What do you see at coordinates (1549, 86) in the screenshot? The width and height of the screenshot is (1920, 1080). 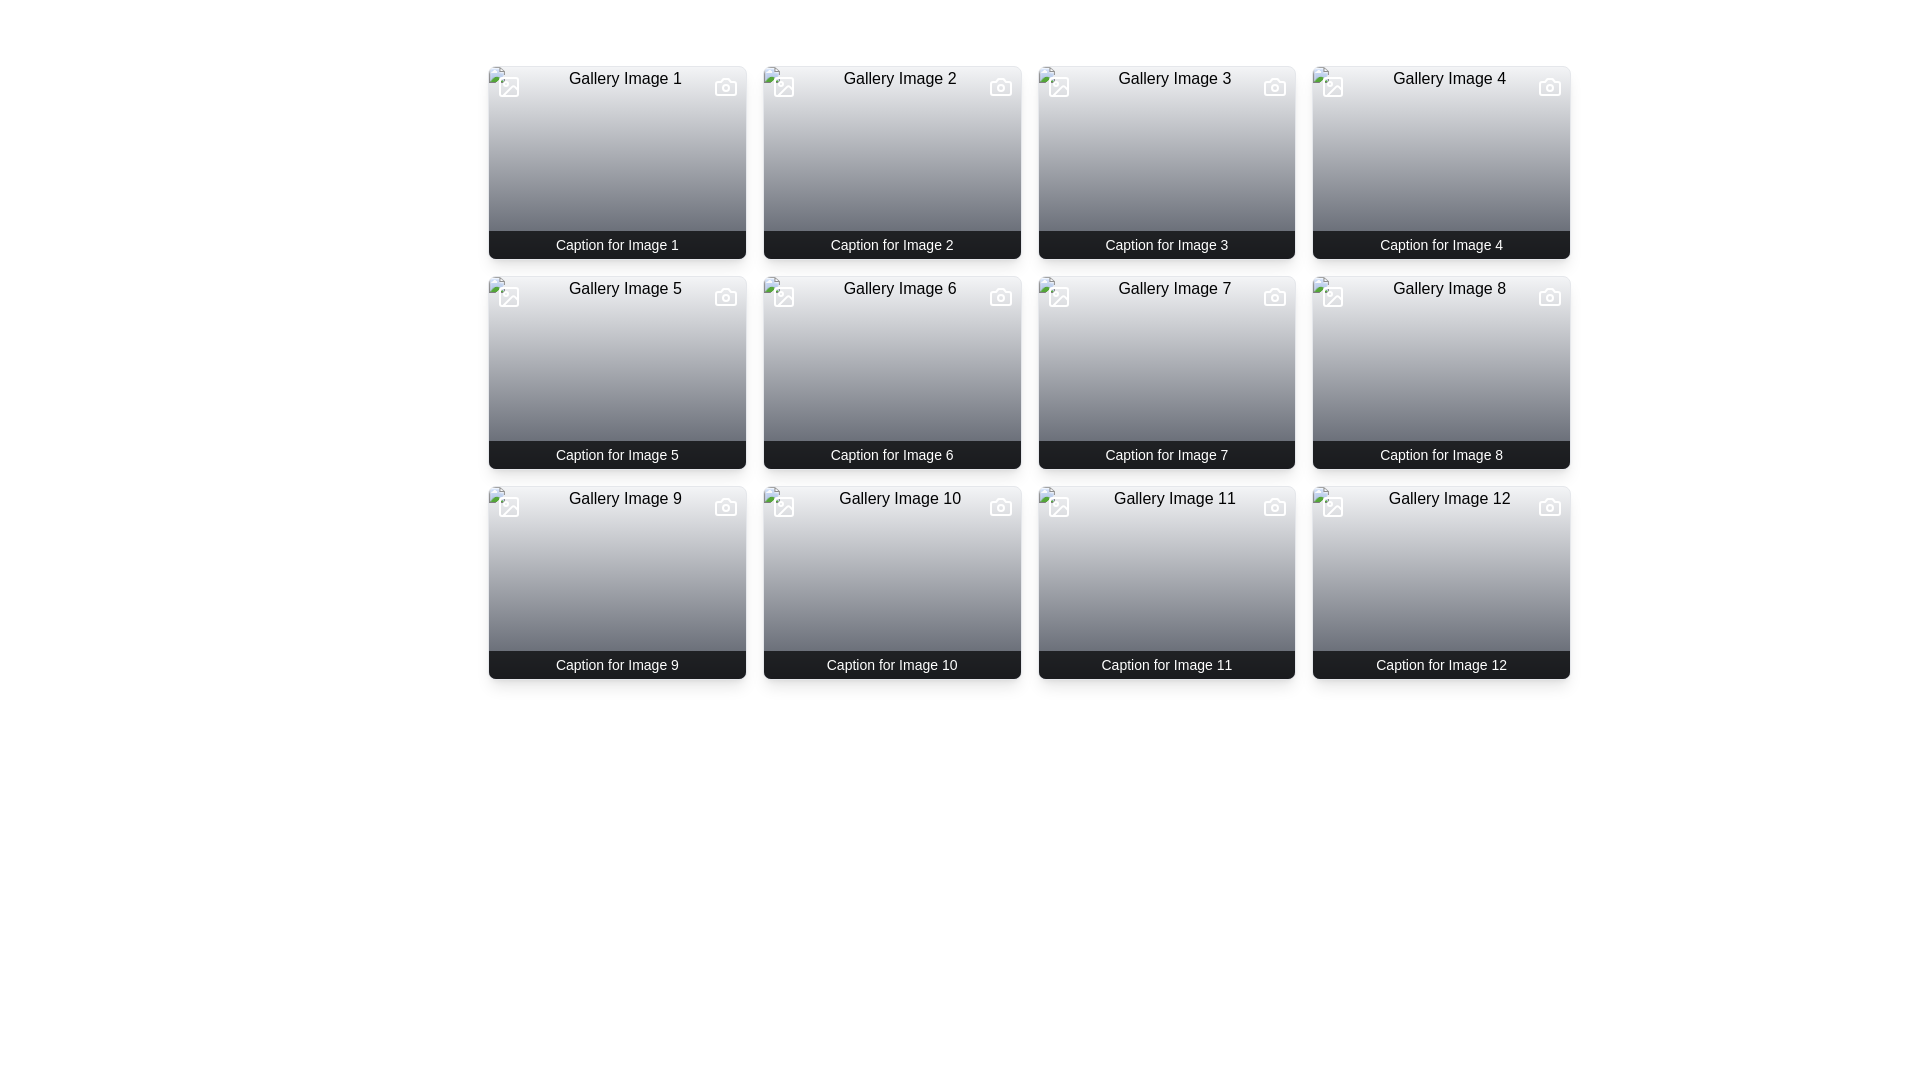 I see `the camera icon located in the upper-right corner of the 'Gallery Image 4' card, which features a minimalistic design with a rectangular body and protruding lens area` at bounding box center [1549, 86].